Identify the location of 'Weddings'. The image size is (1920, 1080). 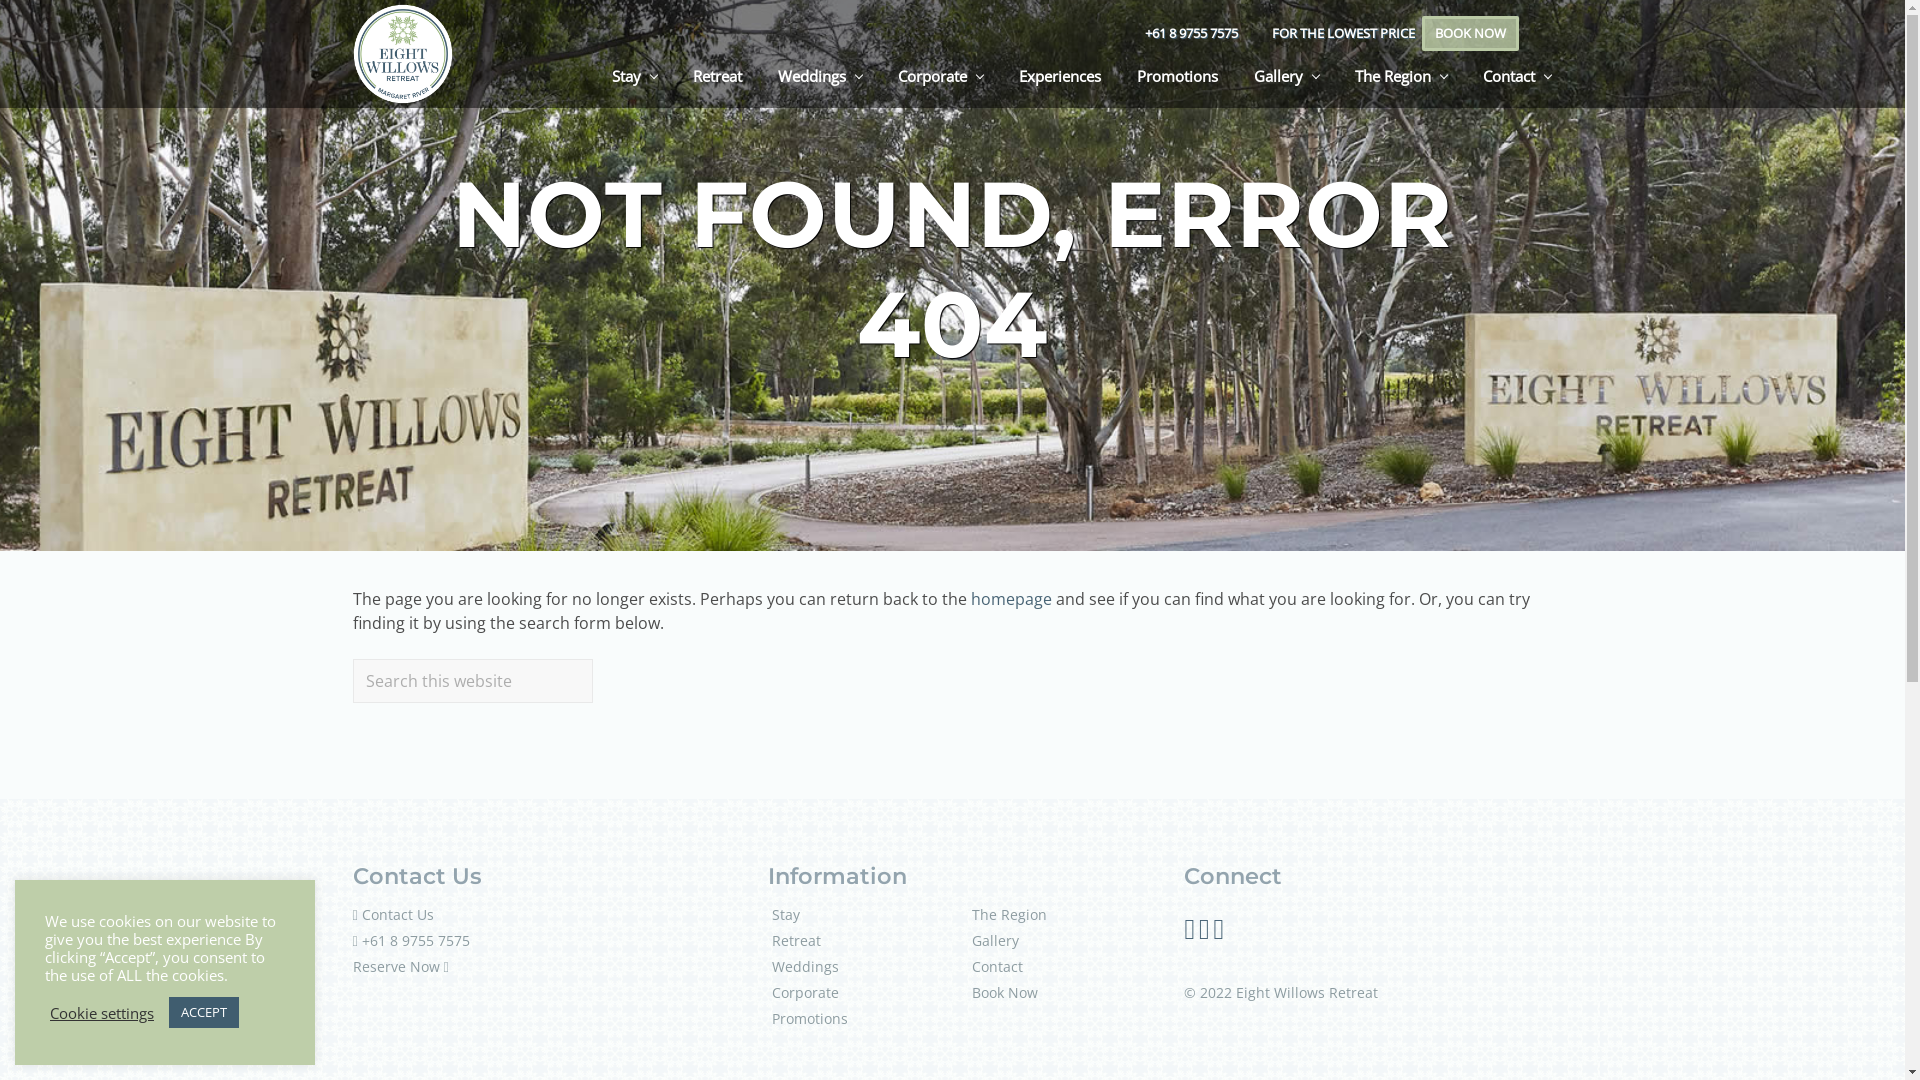
(805, 965).